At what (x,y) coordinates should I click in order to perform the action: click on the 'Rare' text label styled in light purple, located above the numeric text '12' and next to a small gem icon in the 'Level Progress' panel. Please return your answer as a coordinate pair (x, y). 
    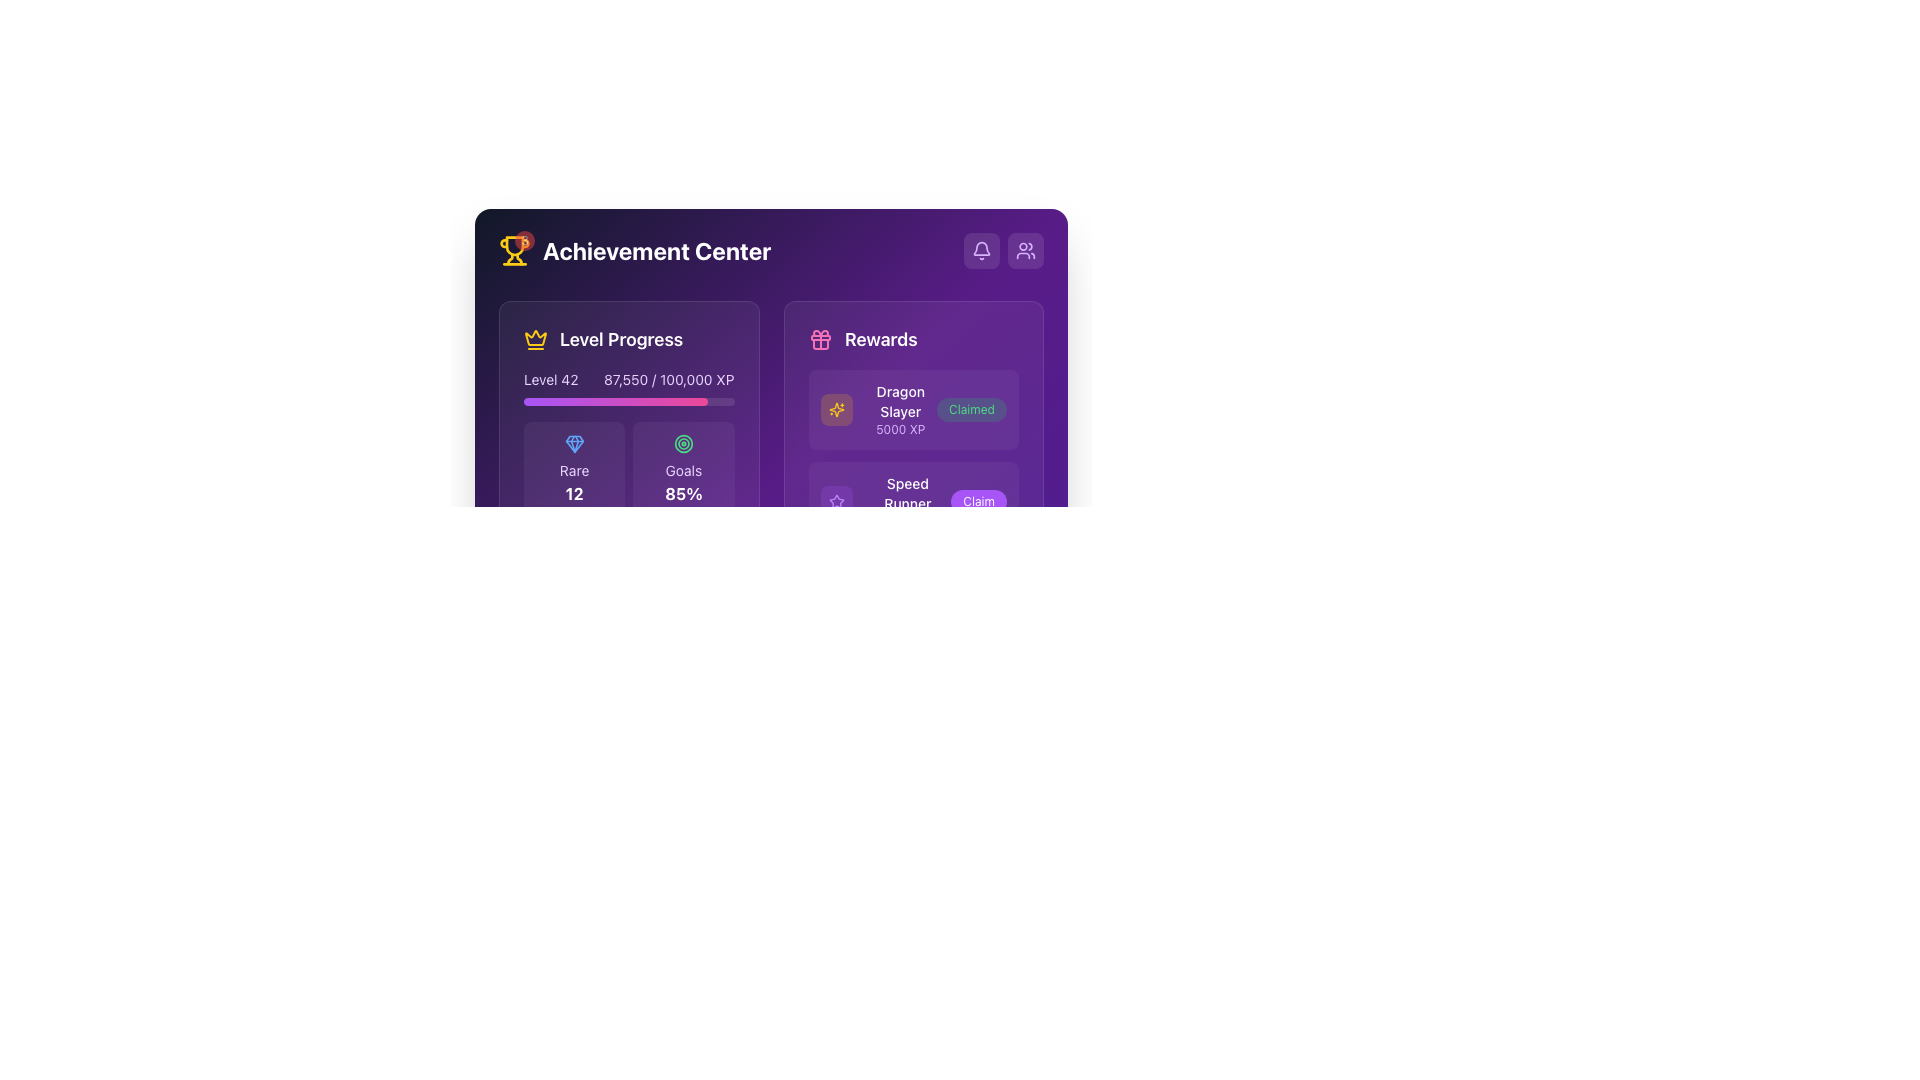
    Looking at the image, I should click on (573, 470).